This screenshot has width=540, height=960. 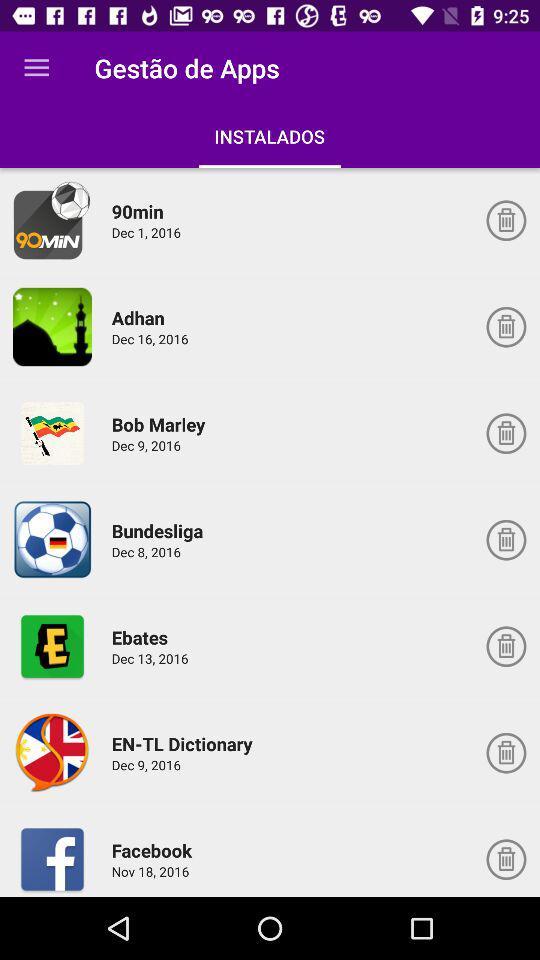 What do you see at coordinates (159, 529) in the screenshot?
I see `the item below dec 9, 2016 icon` at bounding box center [159, 529].